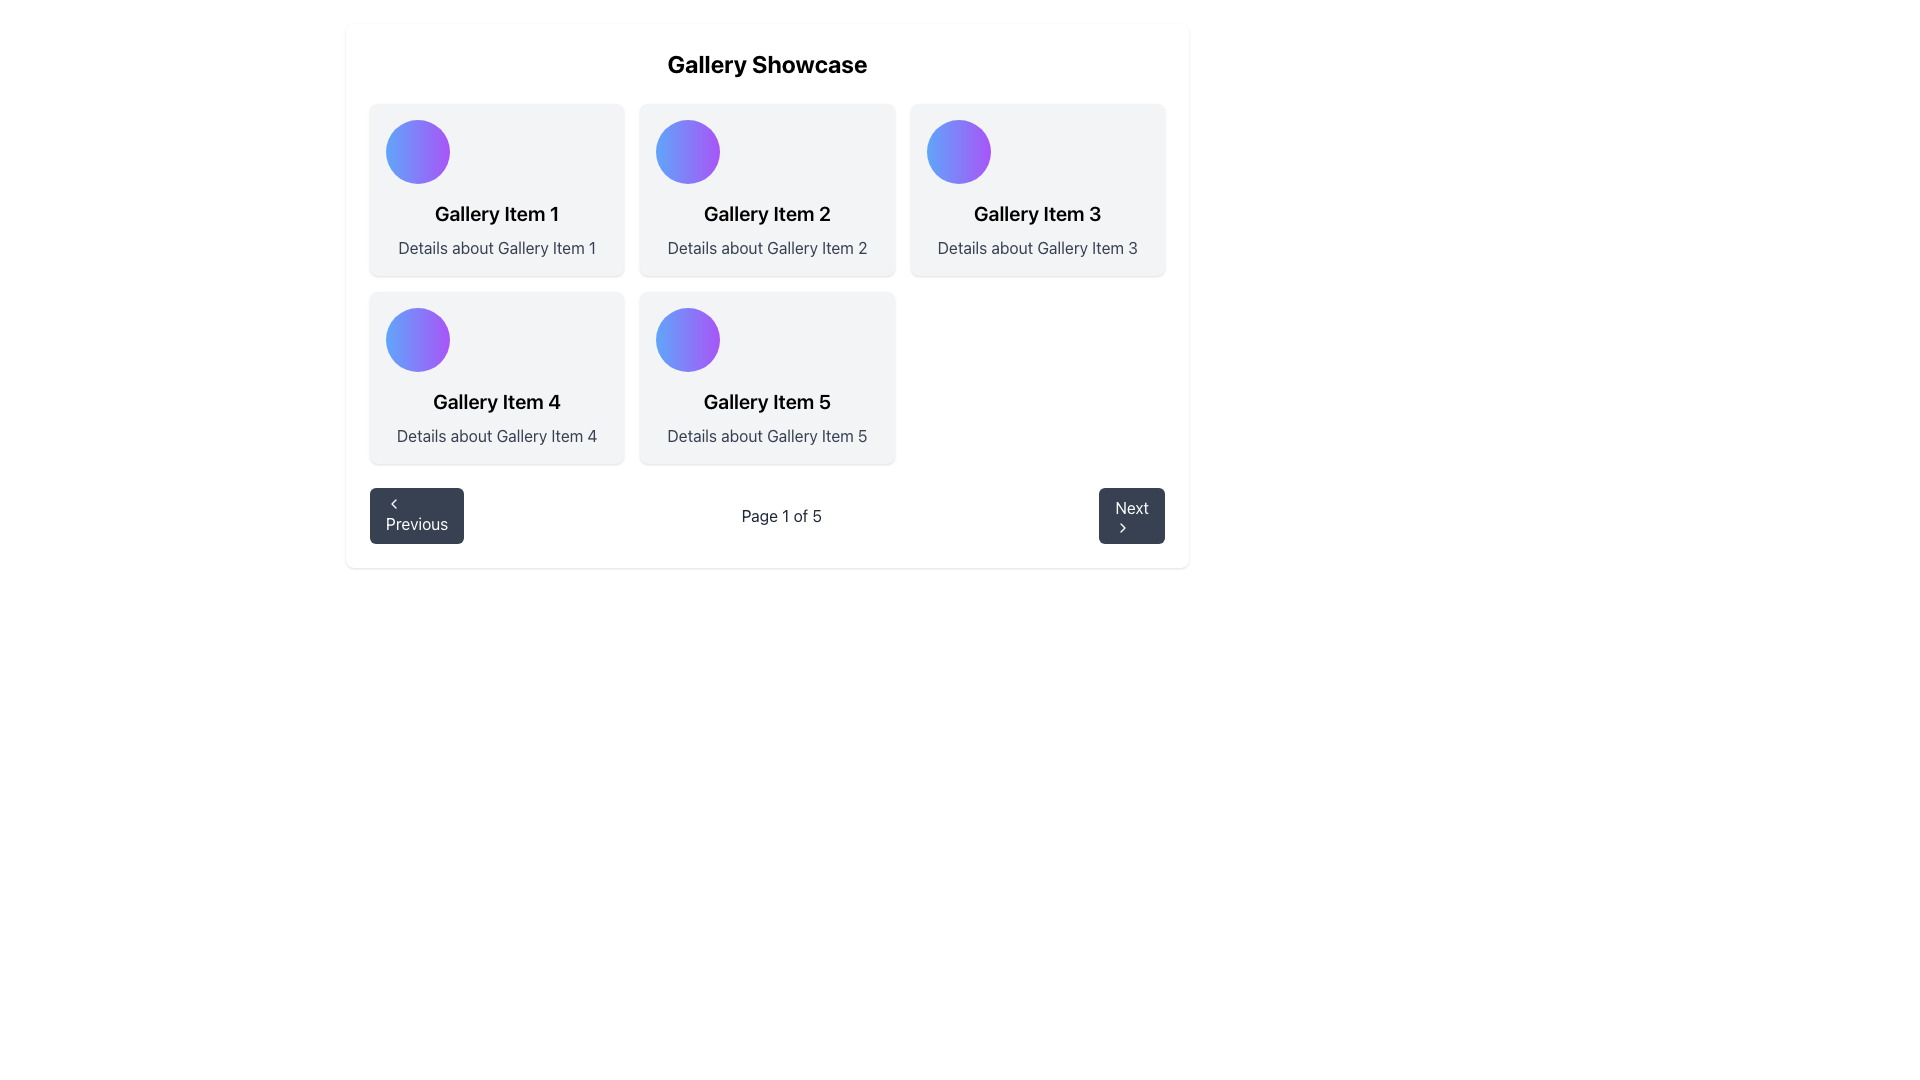 This screenshot has width=1920, height=1080. What do you see at coordinates (766, 189) in the screenshot?
I see `the informational card displaying details about 'Gallery Item 2', located in the top row, middle column of the grid layout` at bounding box center [766, 189].